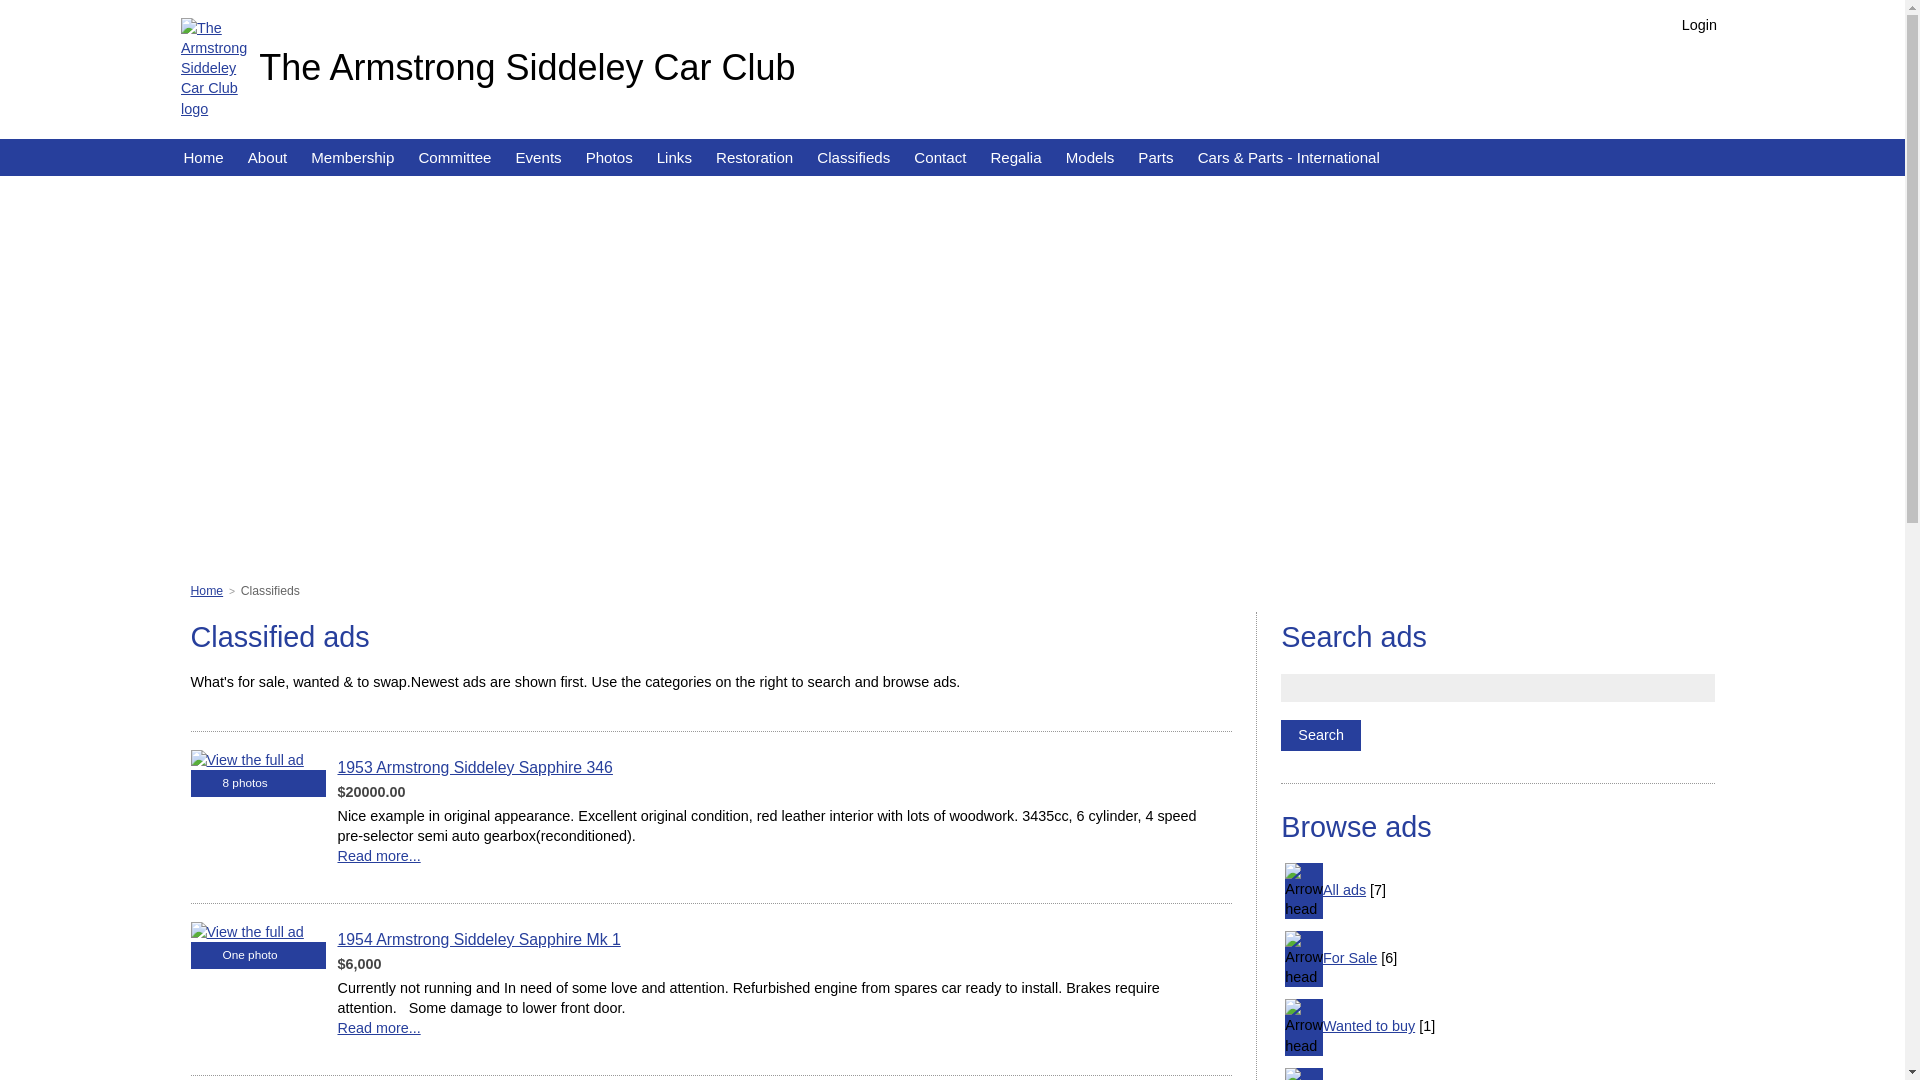 Image resolution: width=1920 pixels, height=1080 pixels. Describe the element at coordinates (704, 157) in the screenshot. I see `'Restoration'` at that location.